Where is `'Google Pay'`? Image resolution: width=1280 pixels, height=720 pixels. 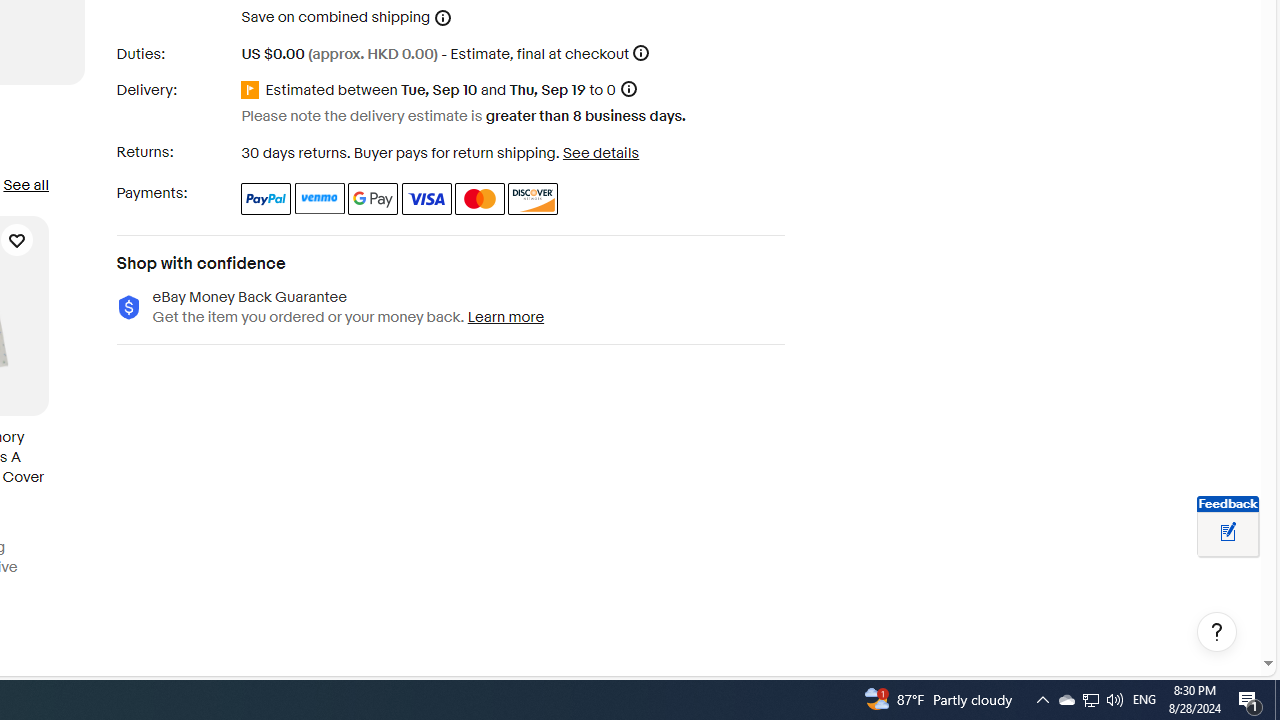
'Google Pay' is located at coordinates (373, 198).